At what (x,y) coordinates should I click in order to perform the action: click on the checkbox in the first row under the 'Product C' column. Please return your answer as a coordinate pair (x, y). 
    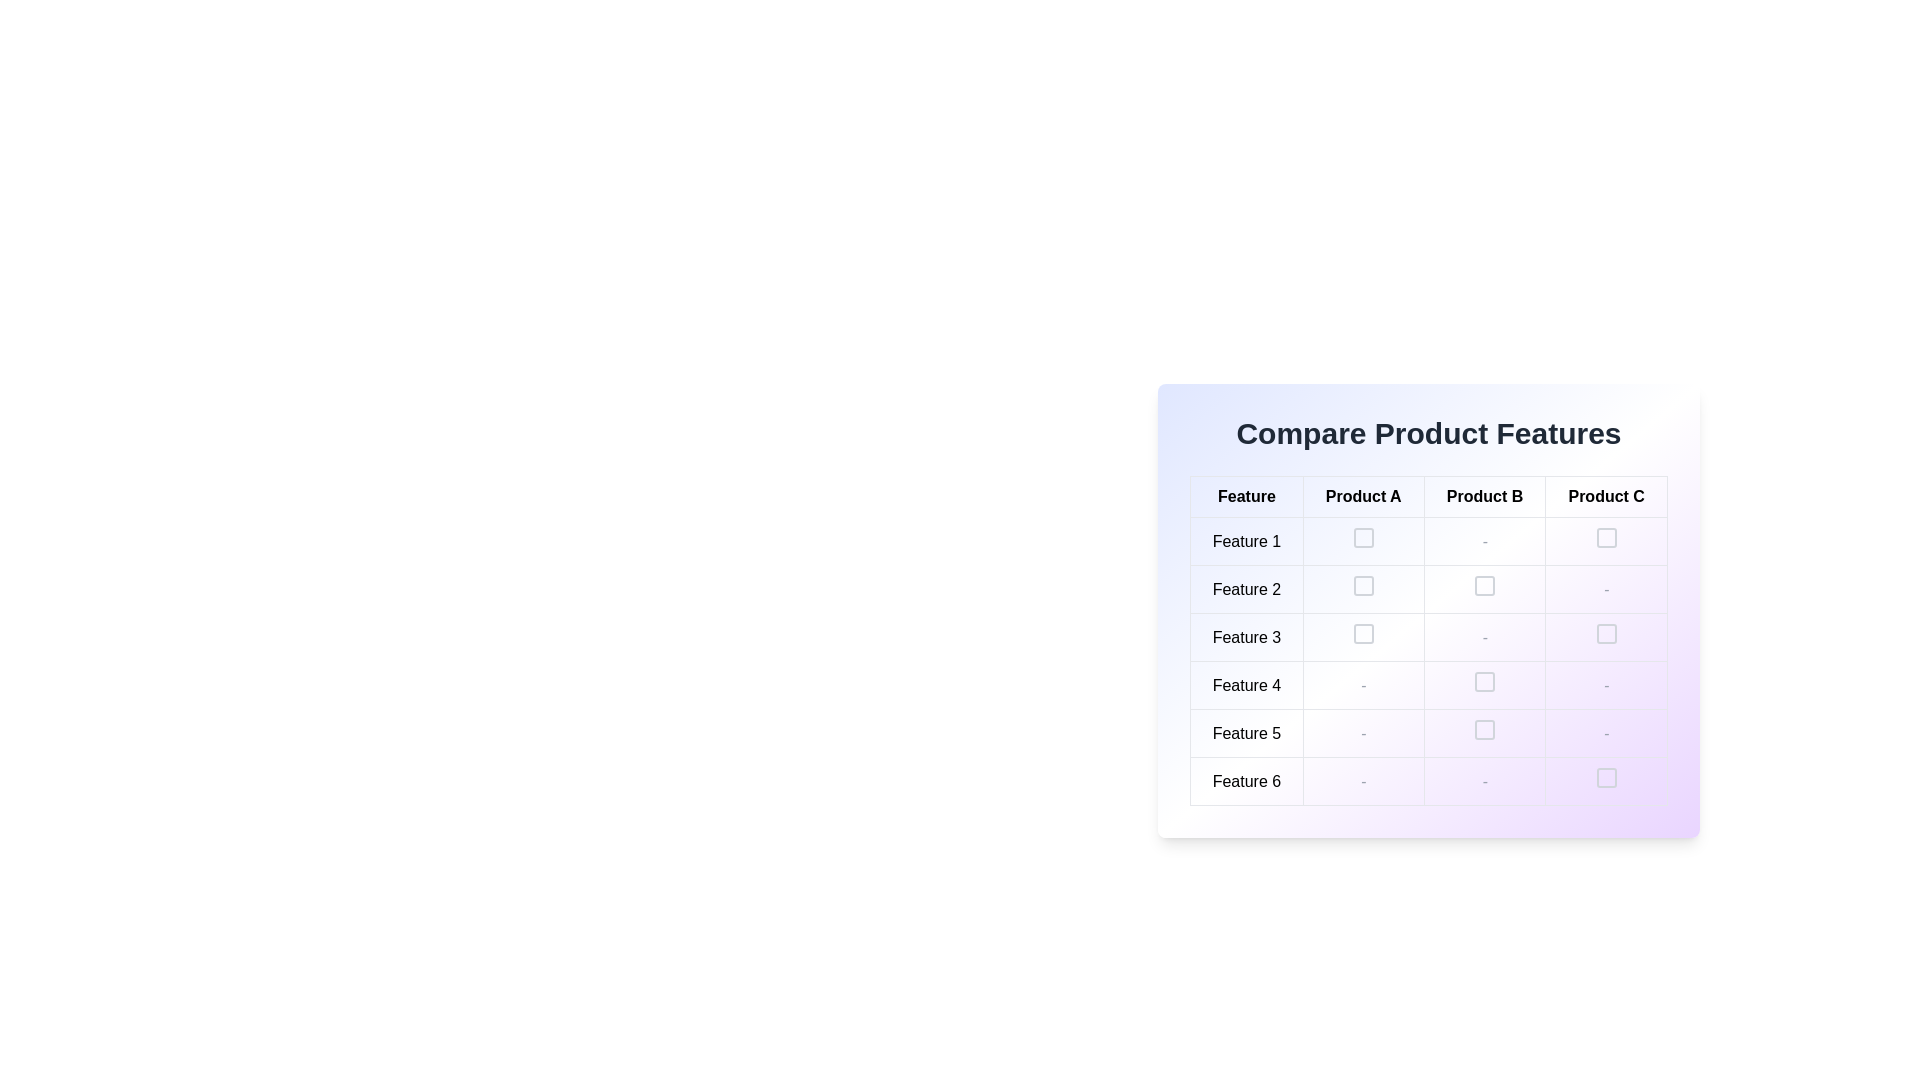
    Looking at the image, I should click on (1606, 536).